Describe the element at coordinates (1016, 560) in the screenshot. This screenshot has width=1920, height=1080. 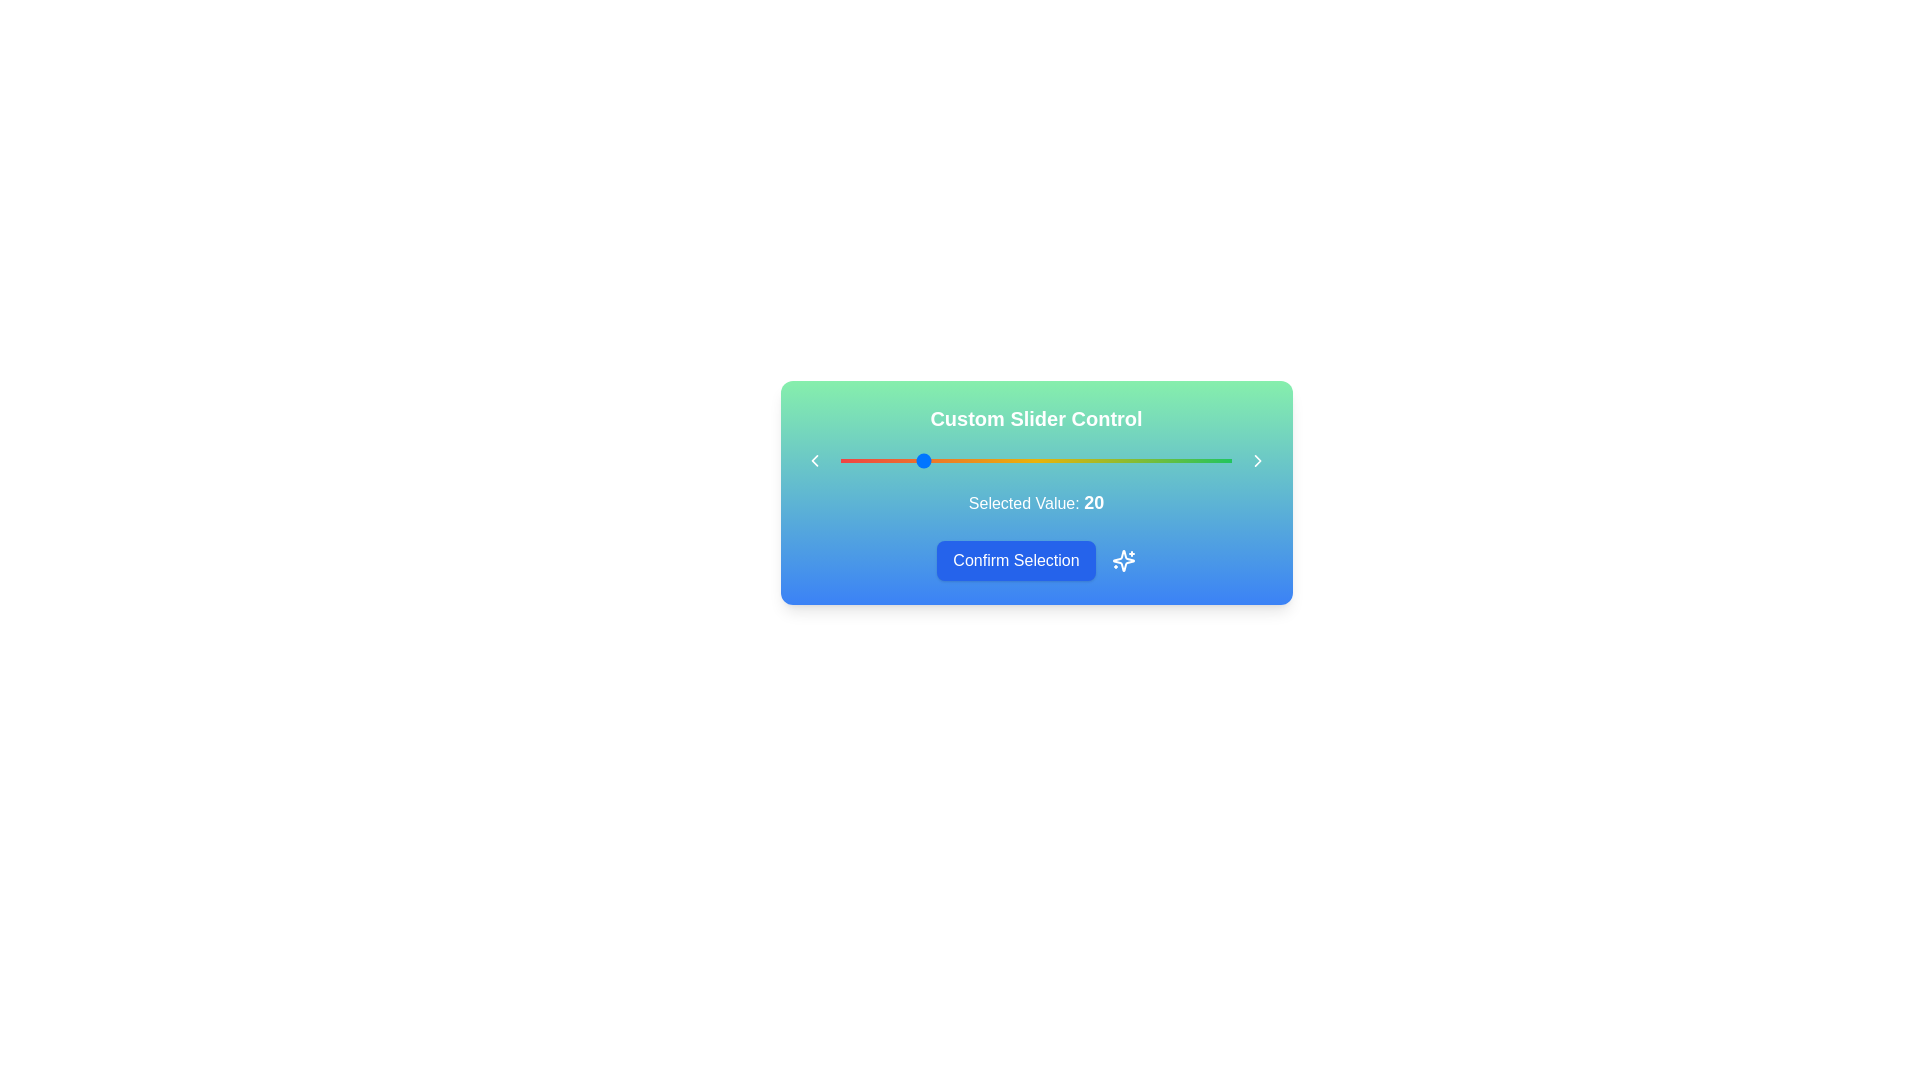
I see `the 'Confirm Selection' button` at that location.